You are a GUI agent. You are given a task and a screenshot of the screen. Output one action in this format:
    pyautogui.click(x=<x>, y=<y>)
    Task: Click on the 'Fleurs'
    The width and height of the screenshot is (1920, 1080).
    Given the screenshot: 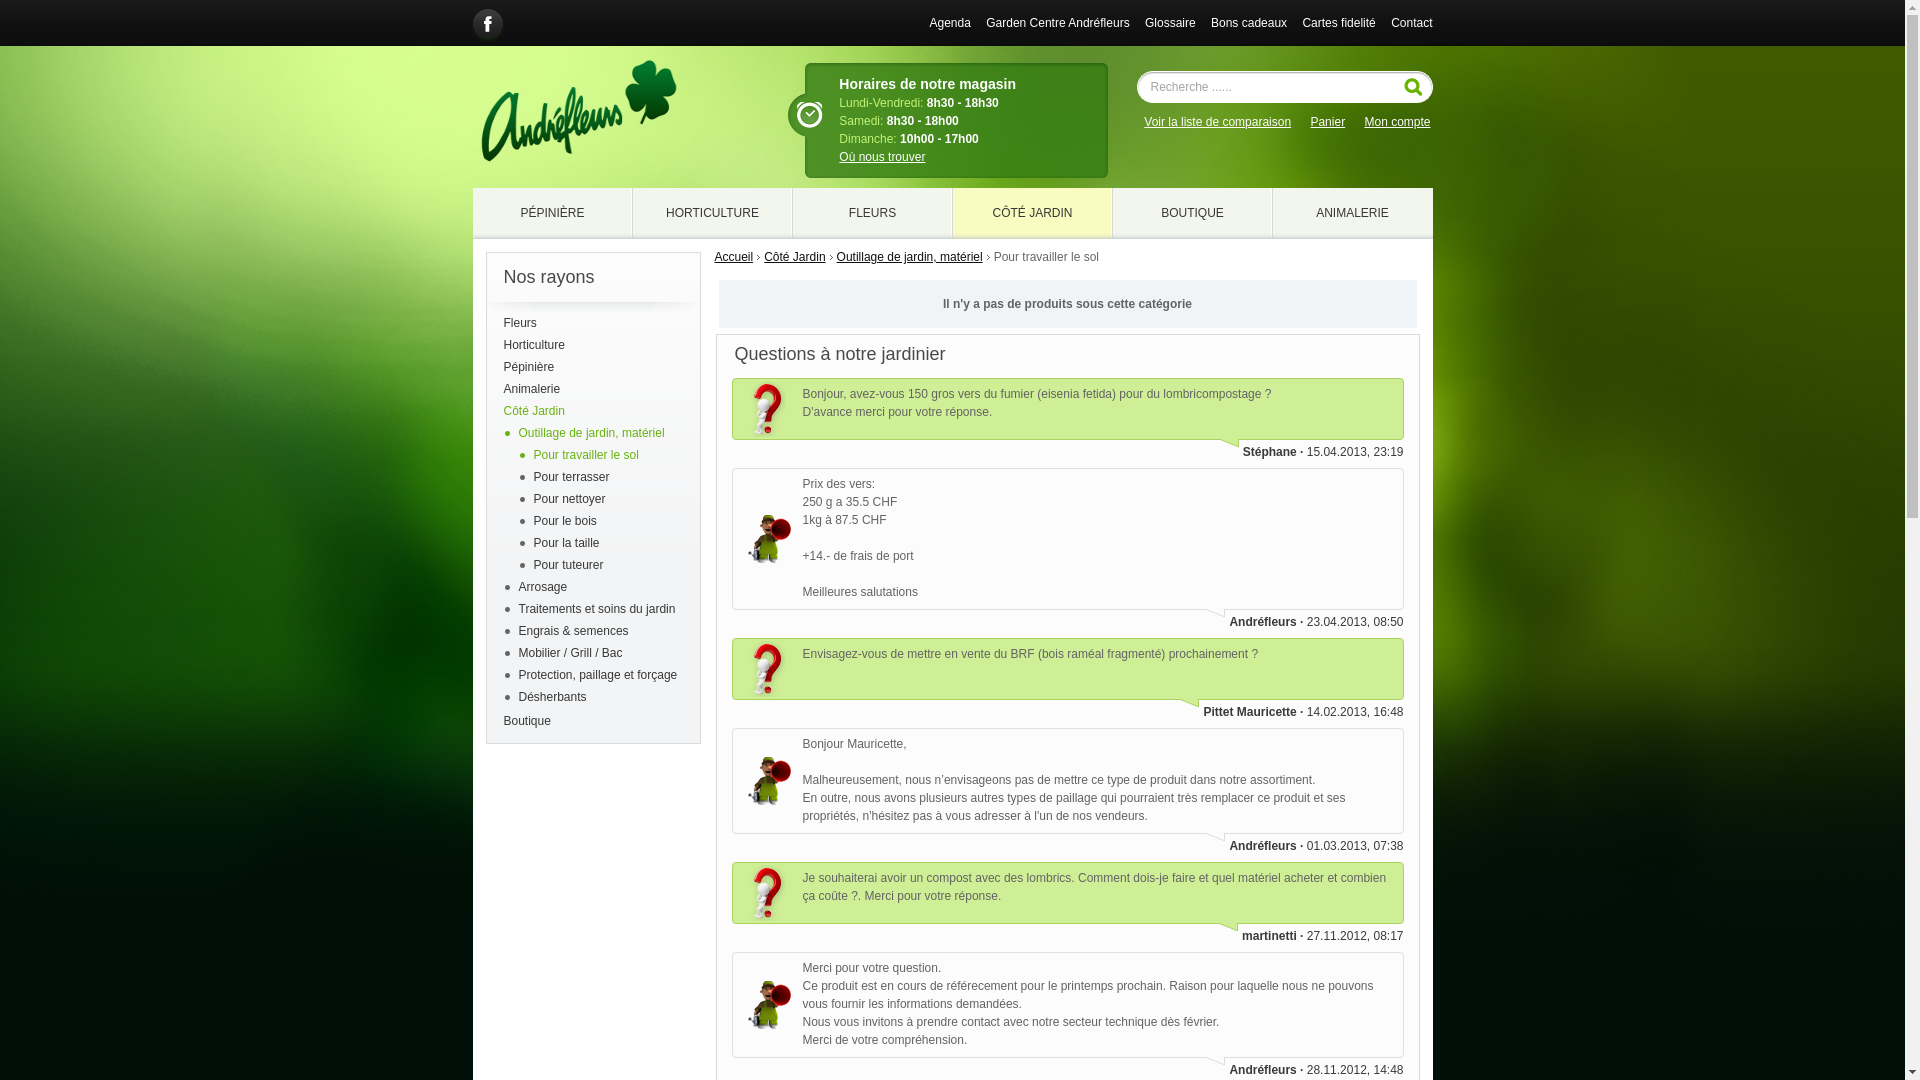 What is the action you would take?
    pyautogui.click(x=504, y=322)
    